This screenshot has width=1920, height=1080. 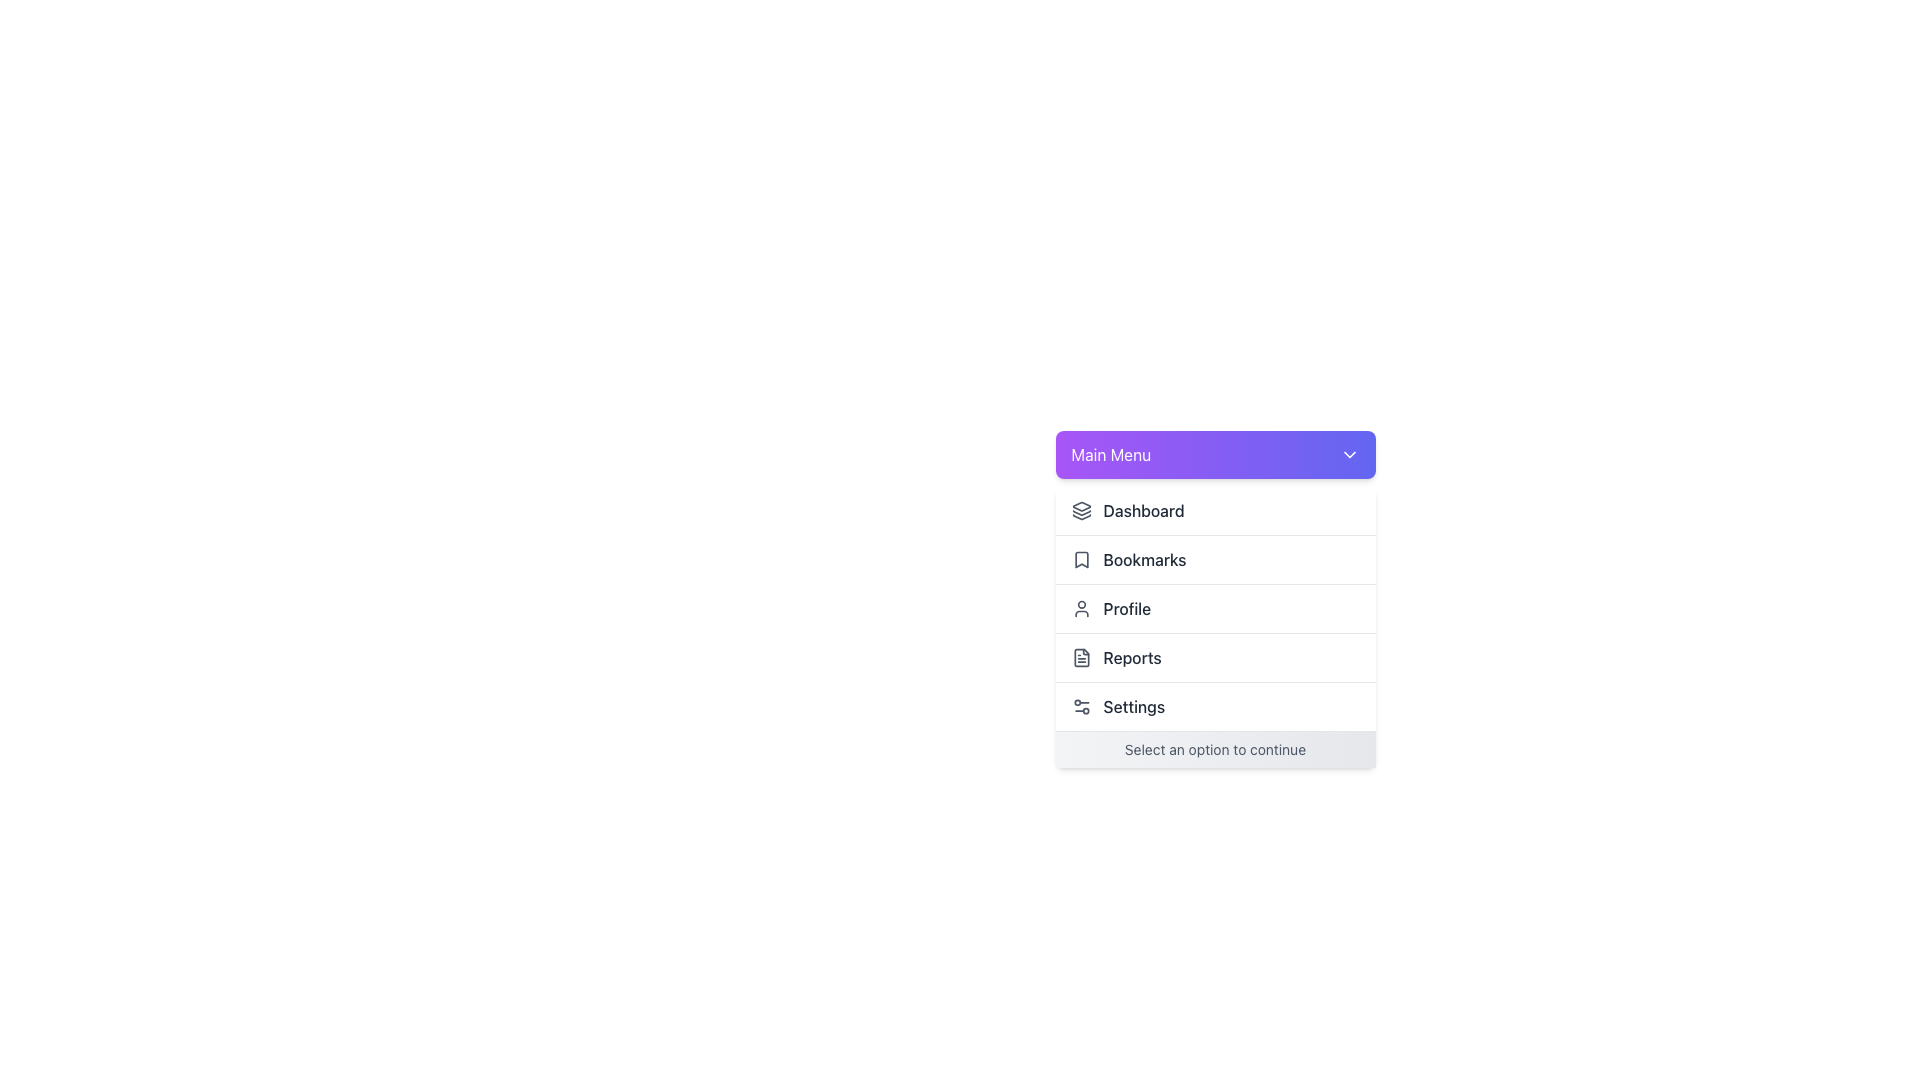 I want to click on the 'Reports' Menu Item Label, which is styled in medium-weight gray font and is located in the vertical menu list under 'Main Menu', so click(x=1132, y=658).